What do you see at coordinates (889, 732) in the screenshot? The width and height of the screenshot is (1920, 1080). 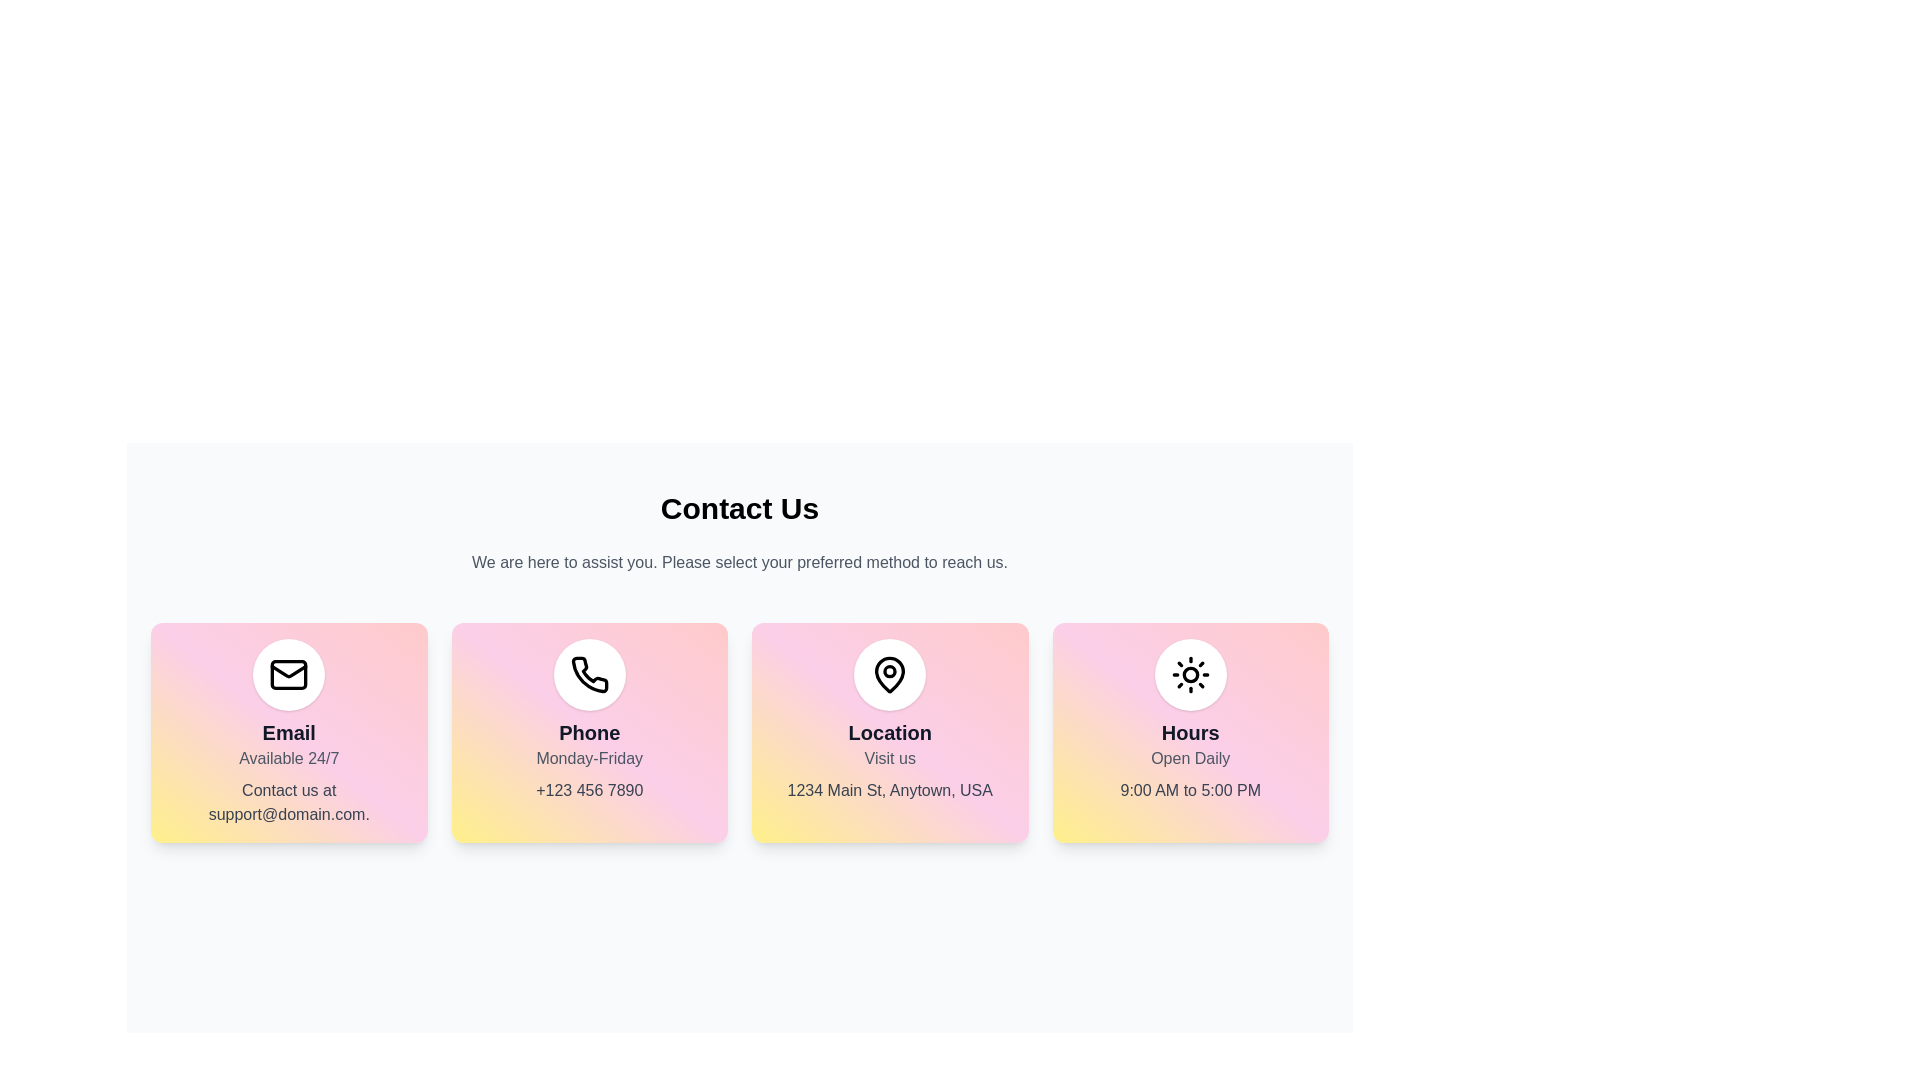 I see `the text label element displaying 'Location'` at bounding box center [889, 732].